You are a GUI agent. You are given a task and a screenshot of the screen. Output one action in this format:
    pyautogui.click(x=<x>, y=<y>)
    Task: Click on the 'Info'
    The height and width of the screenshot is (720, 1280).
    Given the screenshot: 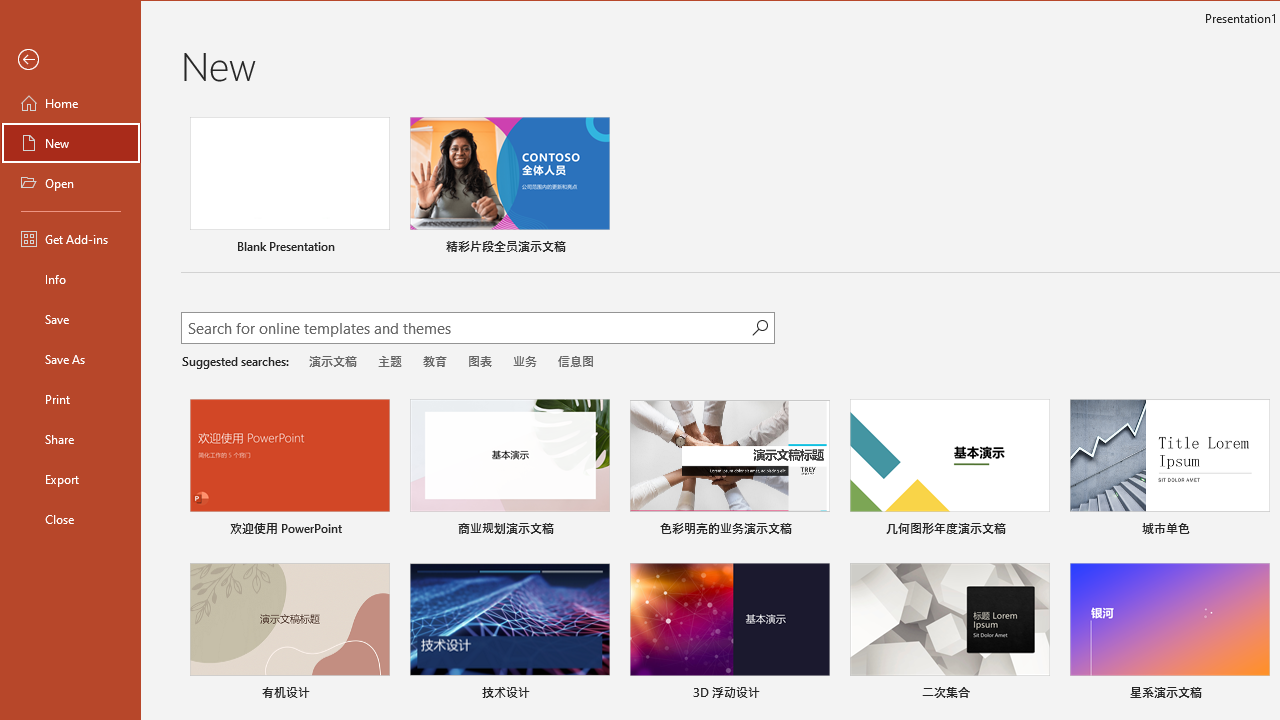 What is the action you would take?
    pyautogui.click(x=71, y=279)
    